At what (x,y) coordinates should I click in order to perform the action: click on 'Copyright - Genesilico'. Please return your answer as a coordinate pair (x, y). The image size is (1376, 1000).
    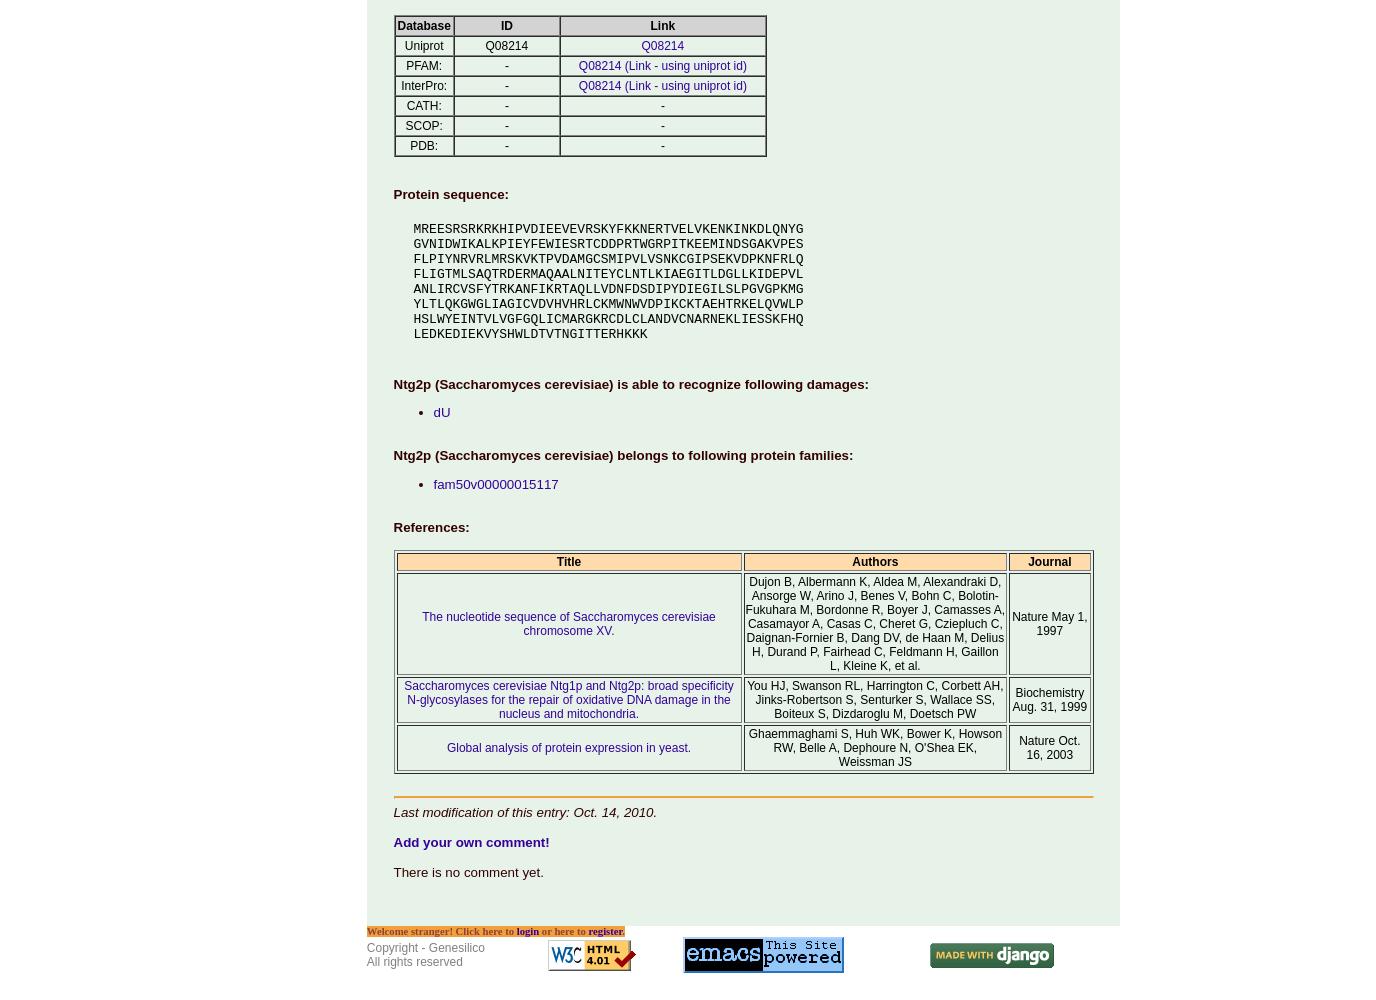
    Looking at the image, I should click on (424, 947).